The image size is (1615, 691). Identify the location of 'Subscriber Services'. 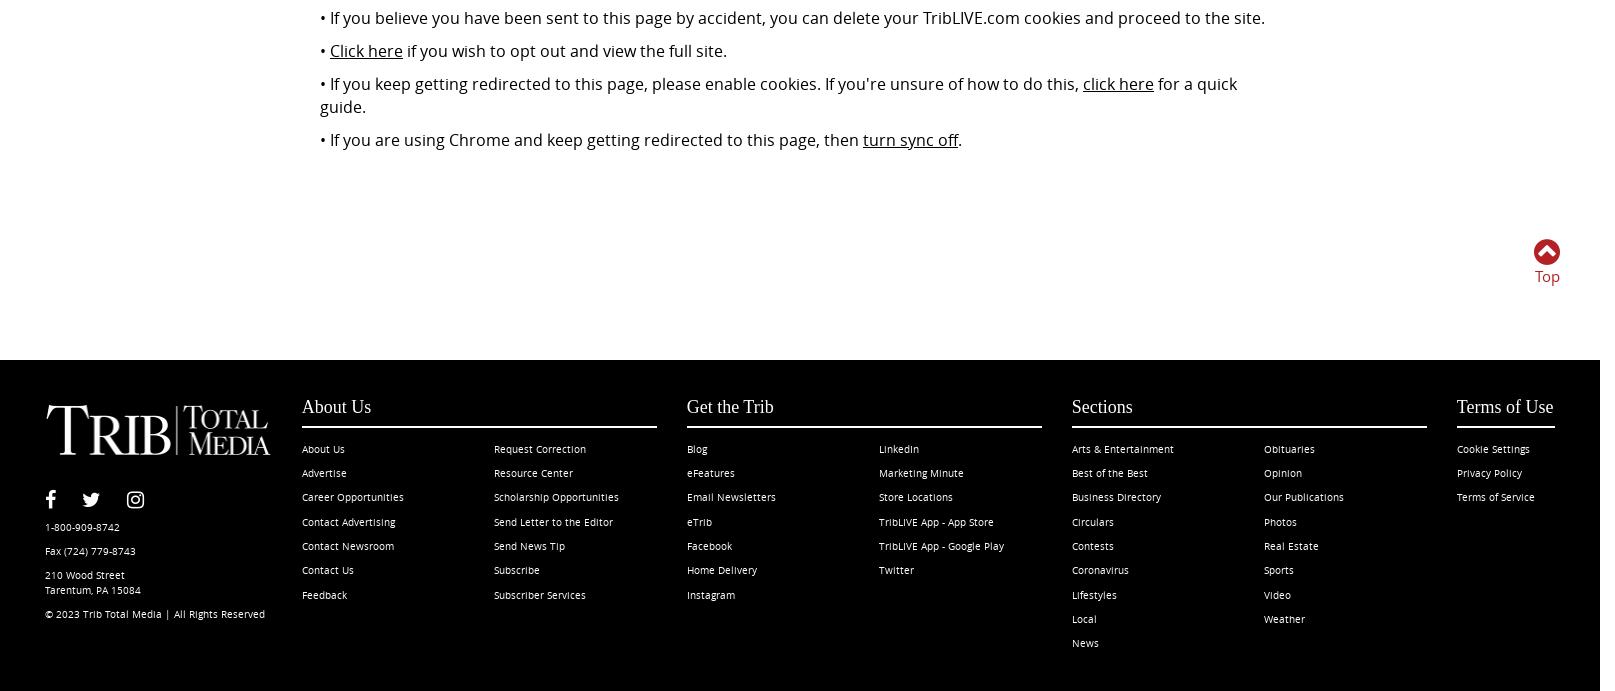
(493, 593).